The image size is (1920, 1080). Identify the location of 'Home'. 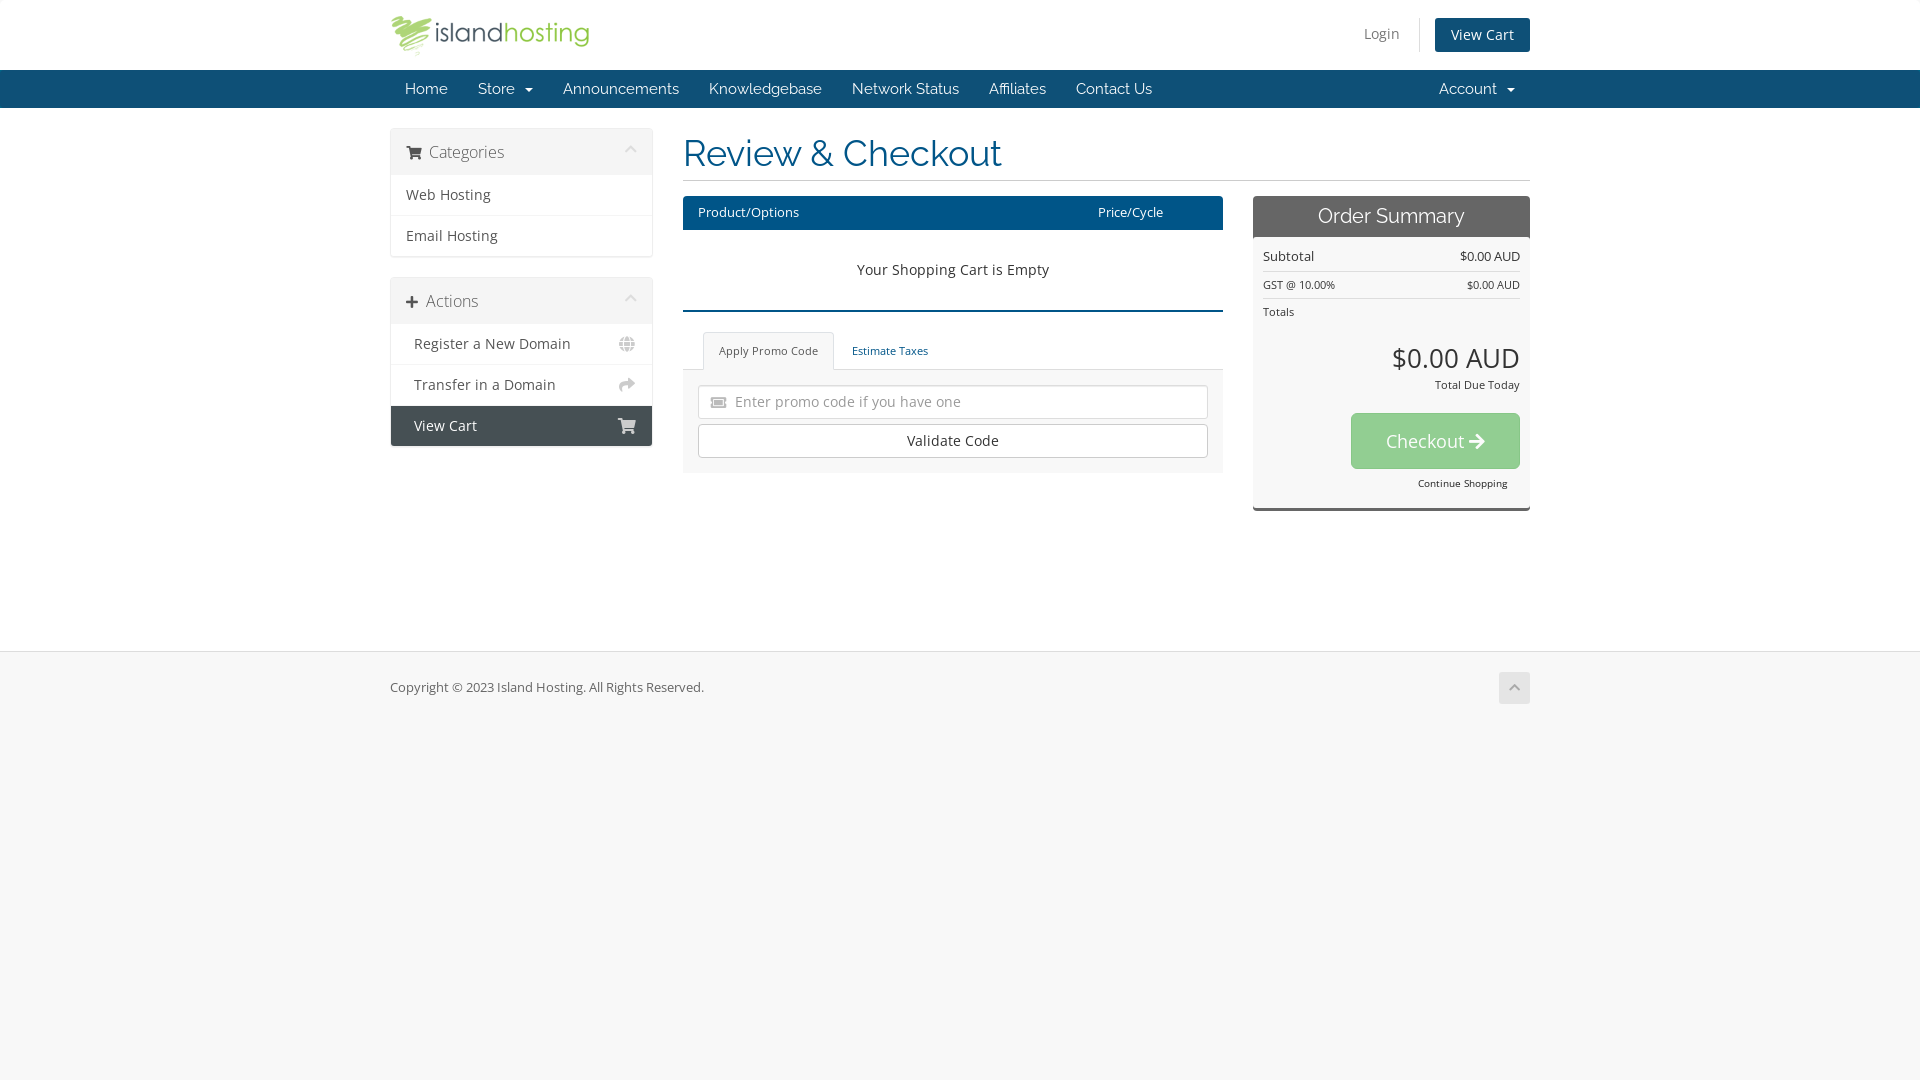
(425, 87).